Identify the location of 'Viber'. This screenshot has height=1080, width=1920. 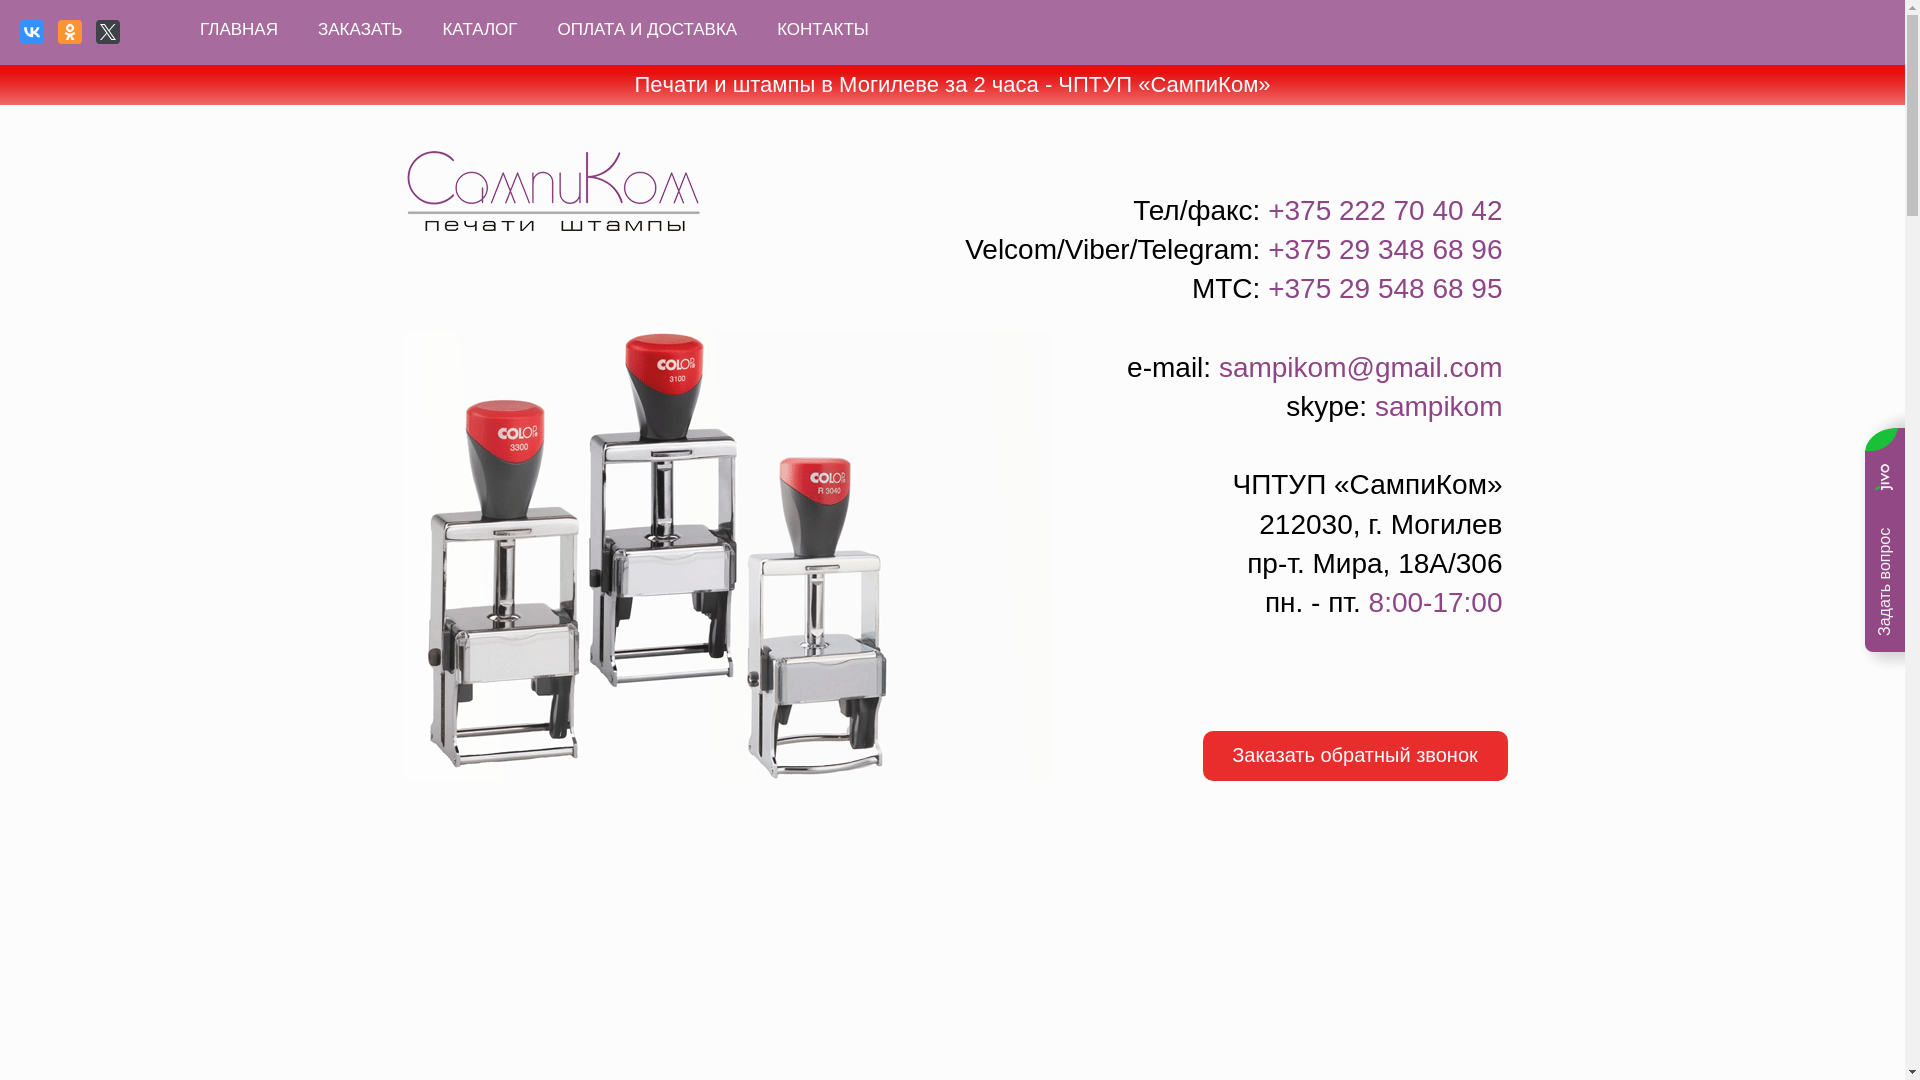
(1064, 248).